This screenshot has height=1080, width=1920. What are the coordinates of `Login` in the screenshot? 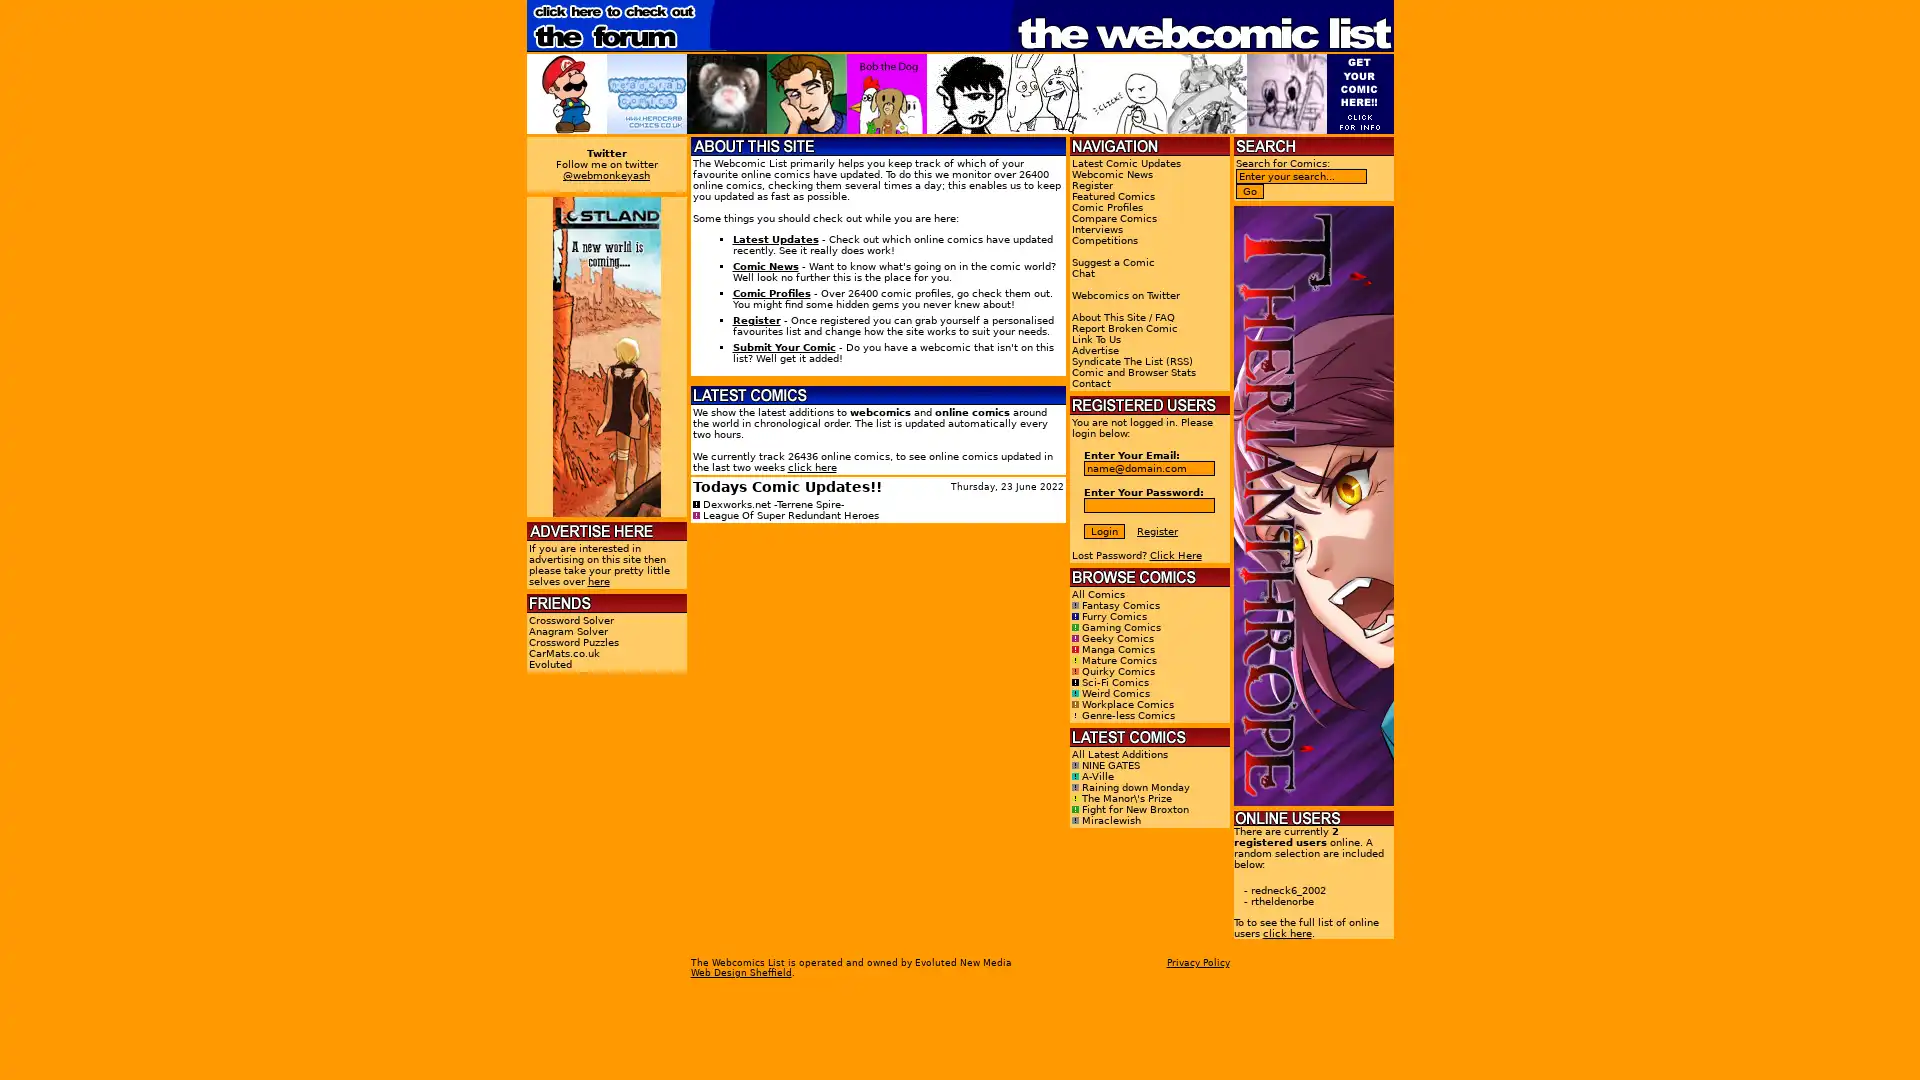 It's located at (1103, 530).